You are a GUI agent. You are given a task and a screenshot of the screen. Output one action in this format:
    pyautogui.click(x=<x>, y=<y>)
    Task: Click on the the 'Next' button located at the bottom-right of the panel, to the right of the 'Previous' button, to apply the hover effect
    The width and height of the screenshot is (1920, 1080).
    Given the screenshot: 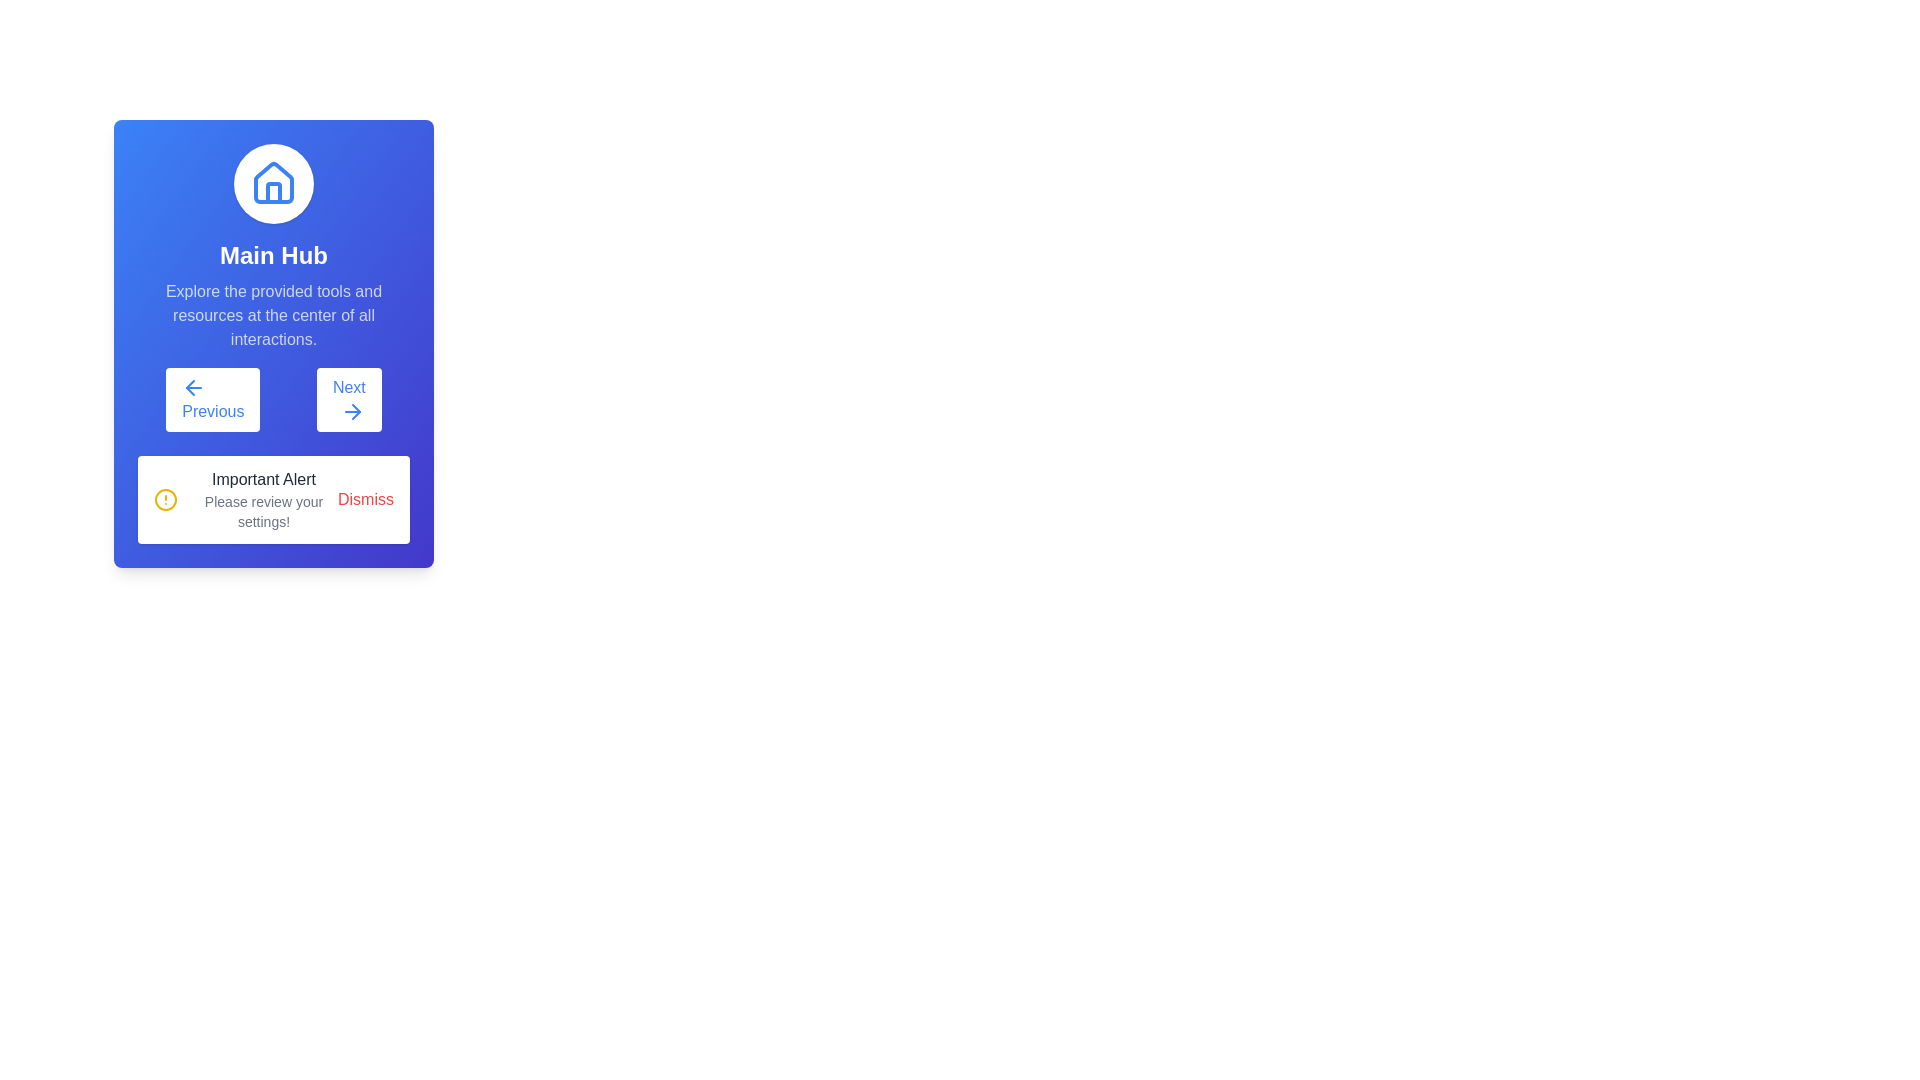 What is the action you would take?
    pyautogui.click(x=349, y=400)
    